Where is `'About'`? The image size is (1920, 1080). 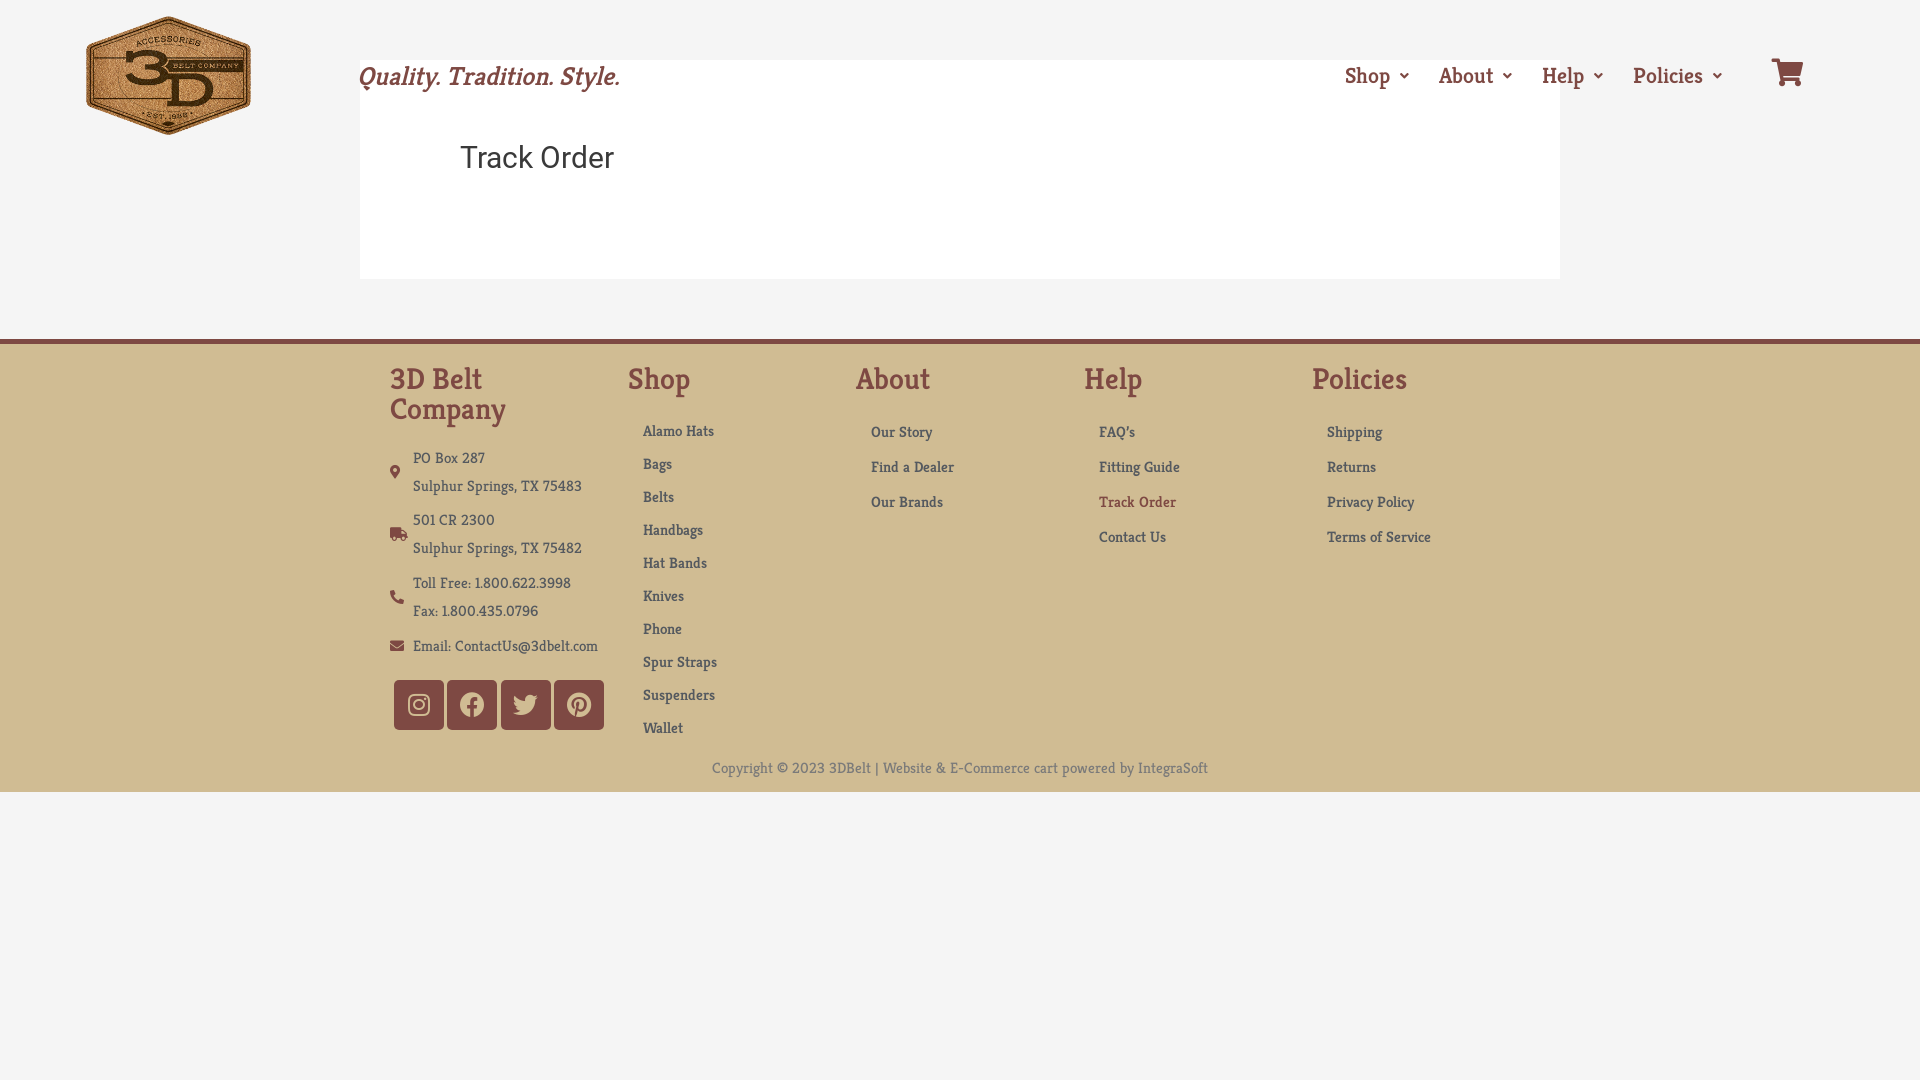
'About' is located at coordinates (1475, 75).